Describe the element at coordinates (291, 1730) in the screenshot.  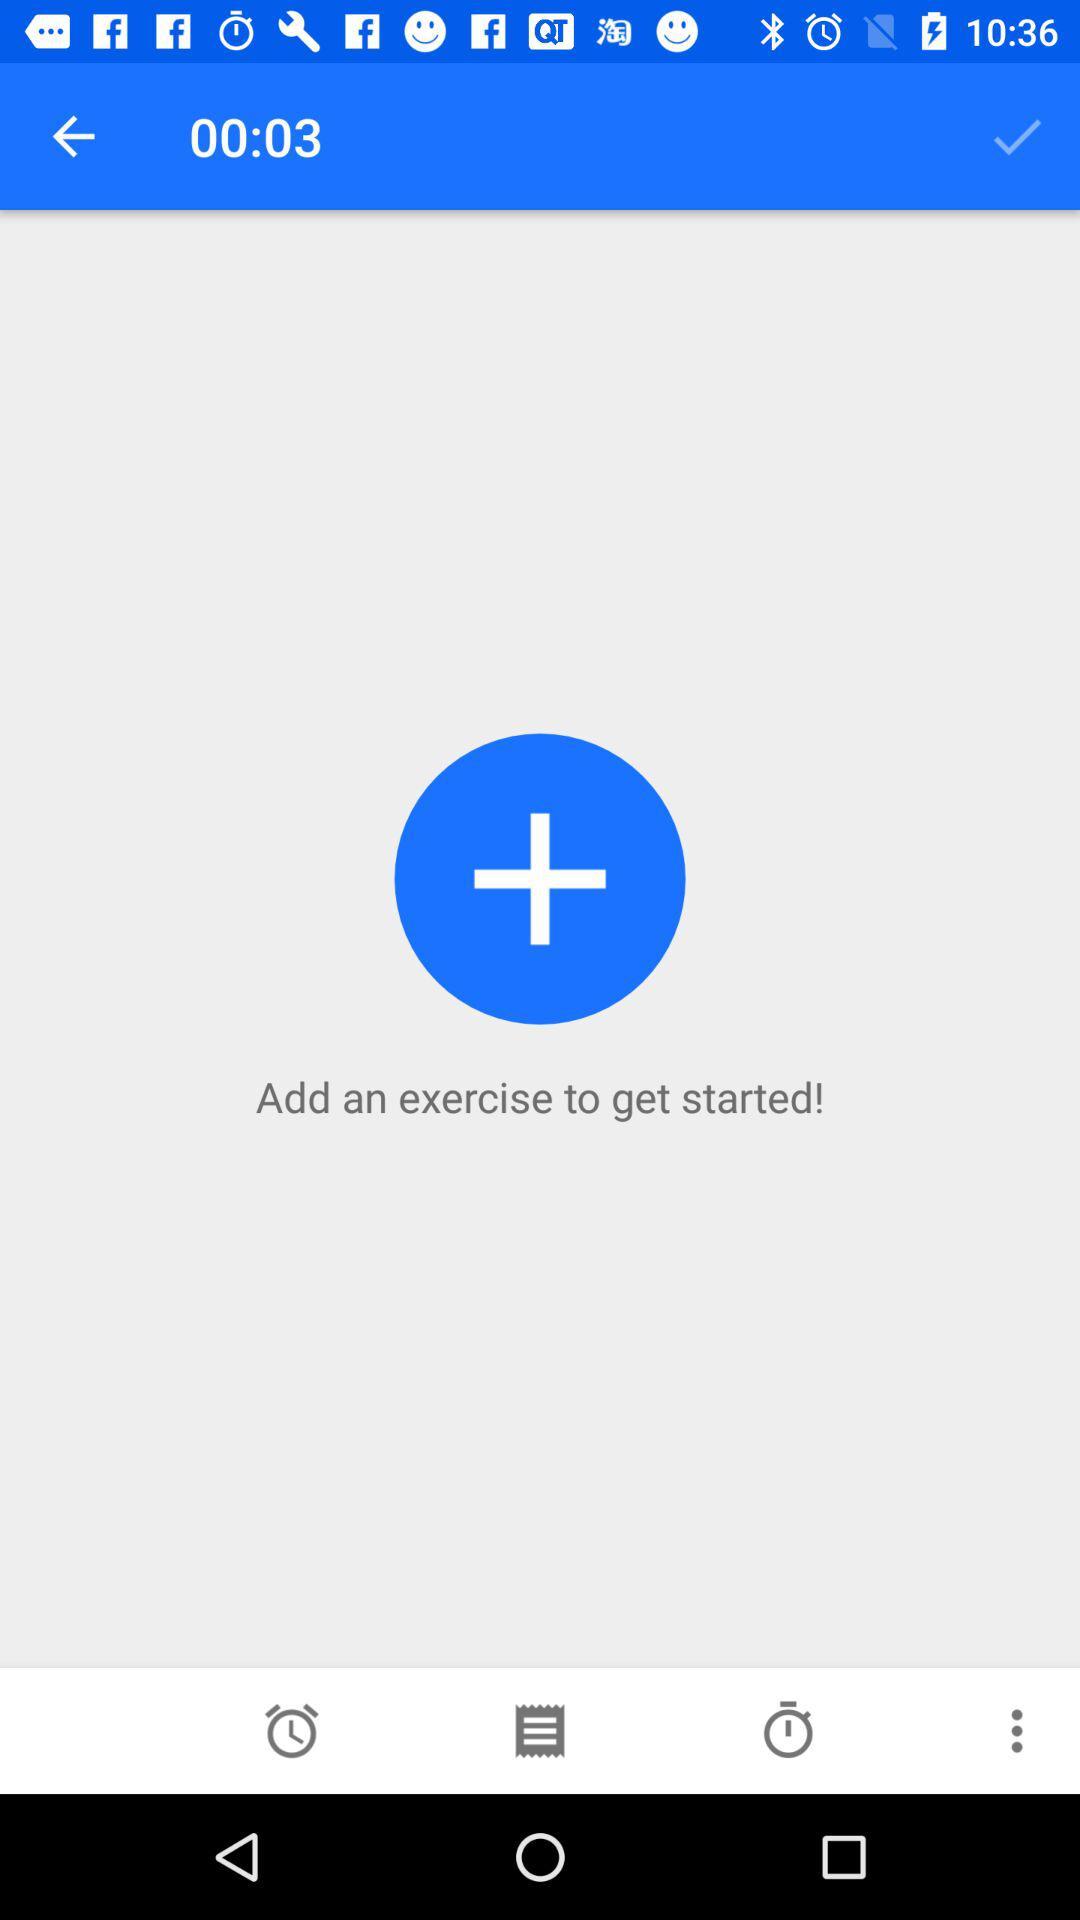
I see `open timer` at that location.